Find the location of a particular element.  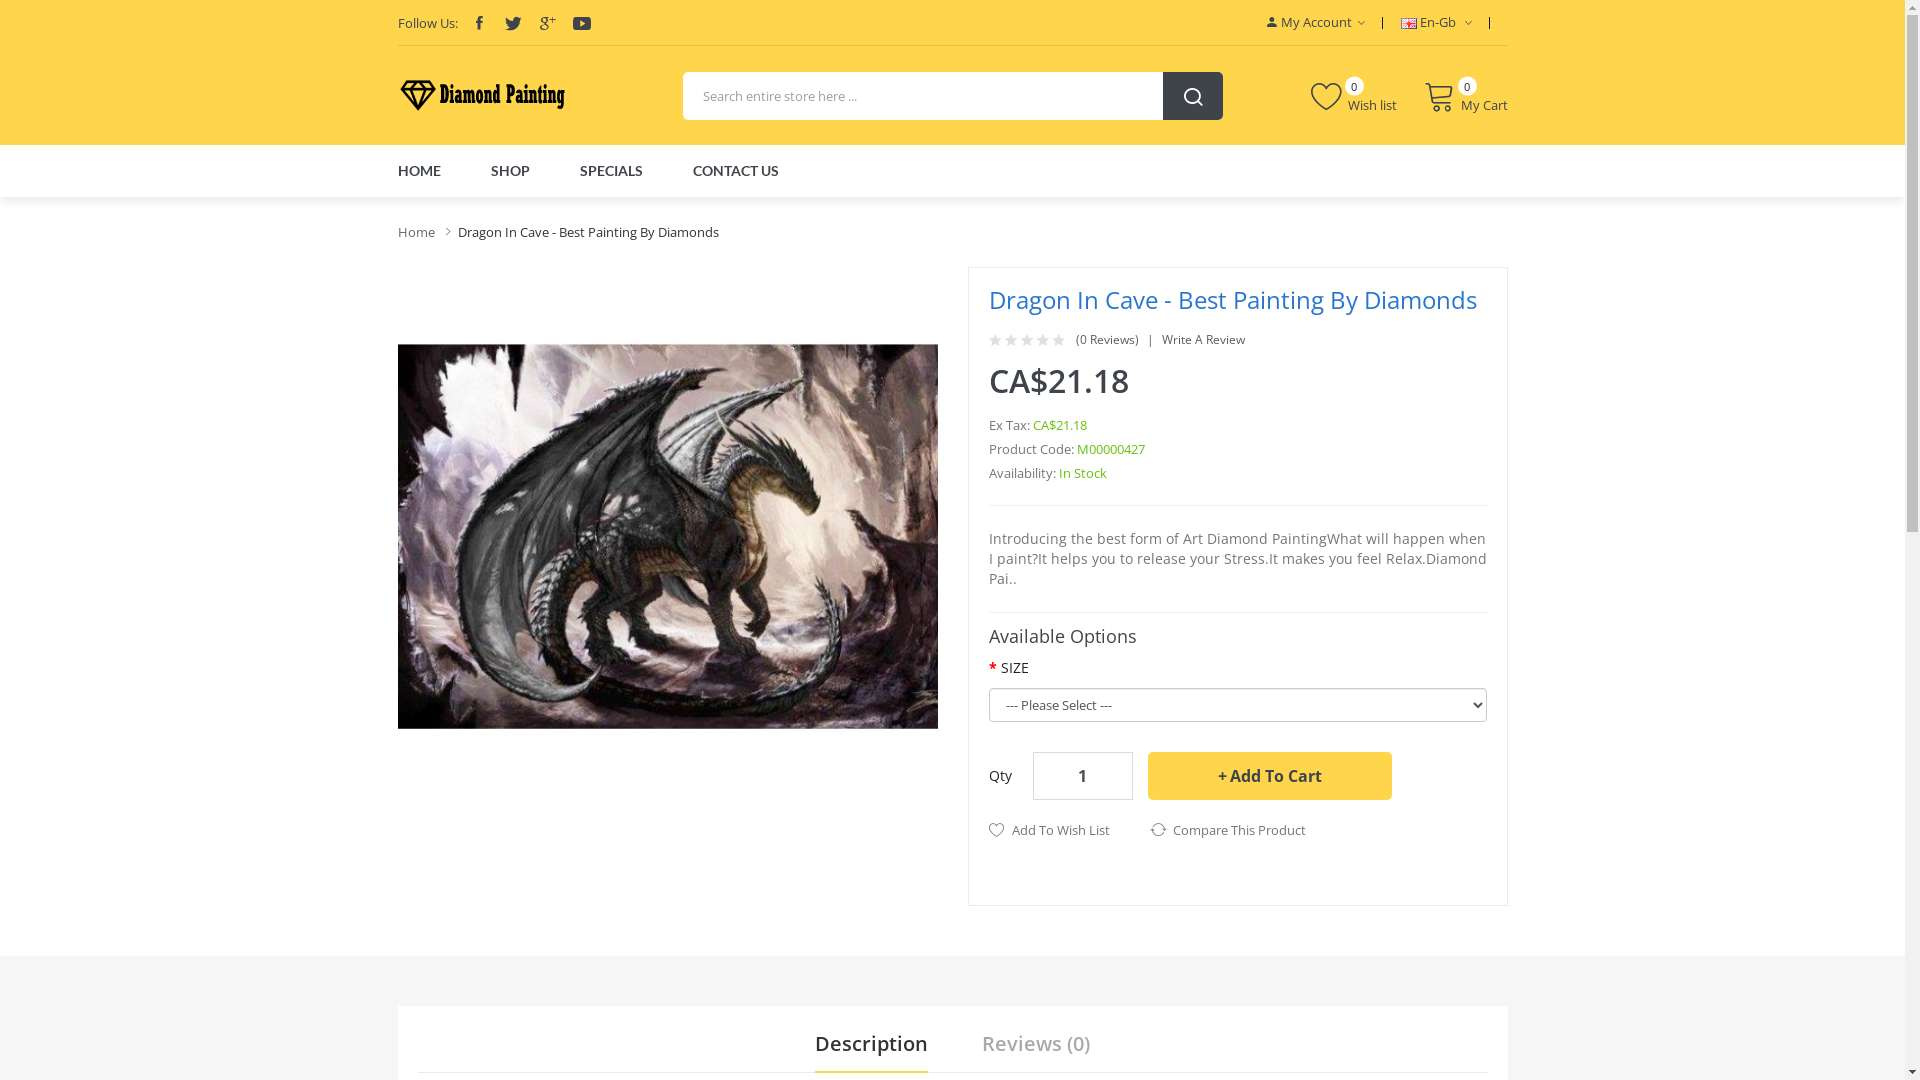

'Write A Review' is located at coordinates (1202, 338).